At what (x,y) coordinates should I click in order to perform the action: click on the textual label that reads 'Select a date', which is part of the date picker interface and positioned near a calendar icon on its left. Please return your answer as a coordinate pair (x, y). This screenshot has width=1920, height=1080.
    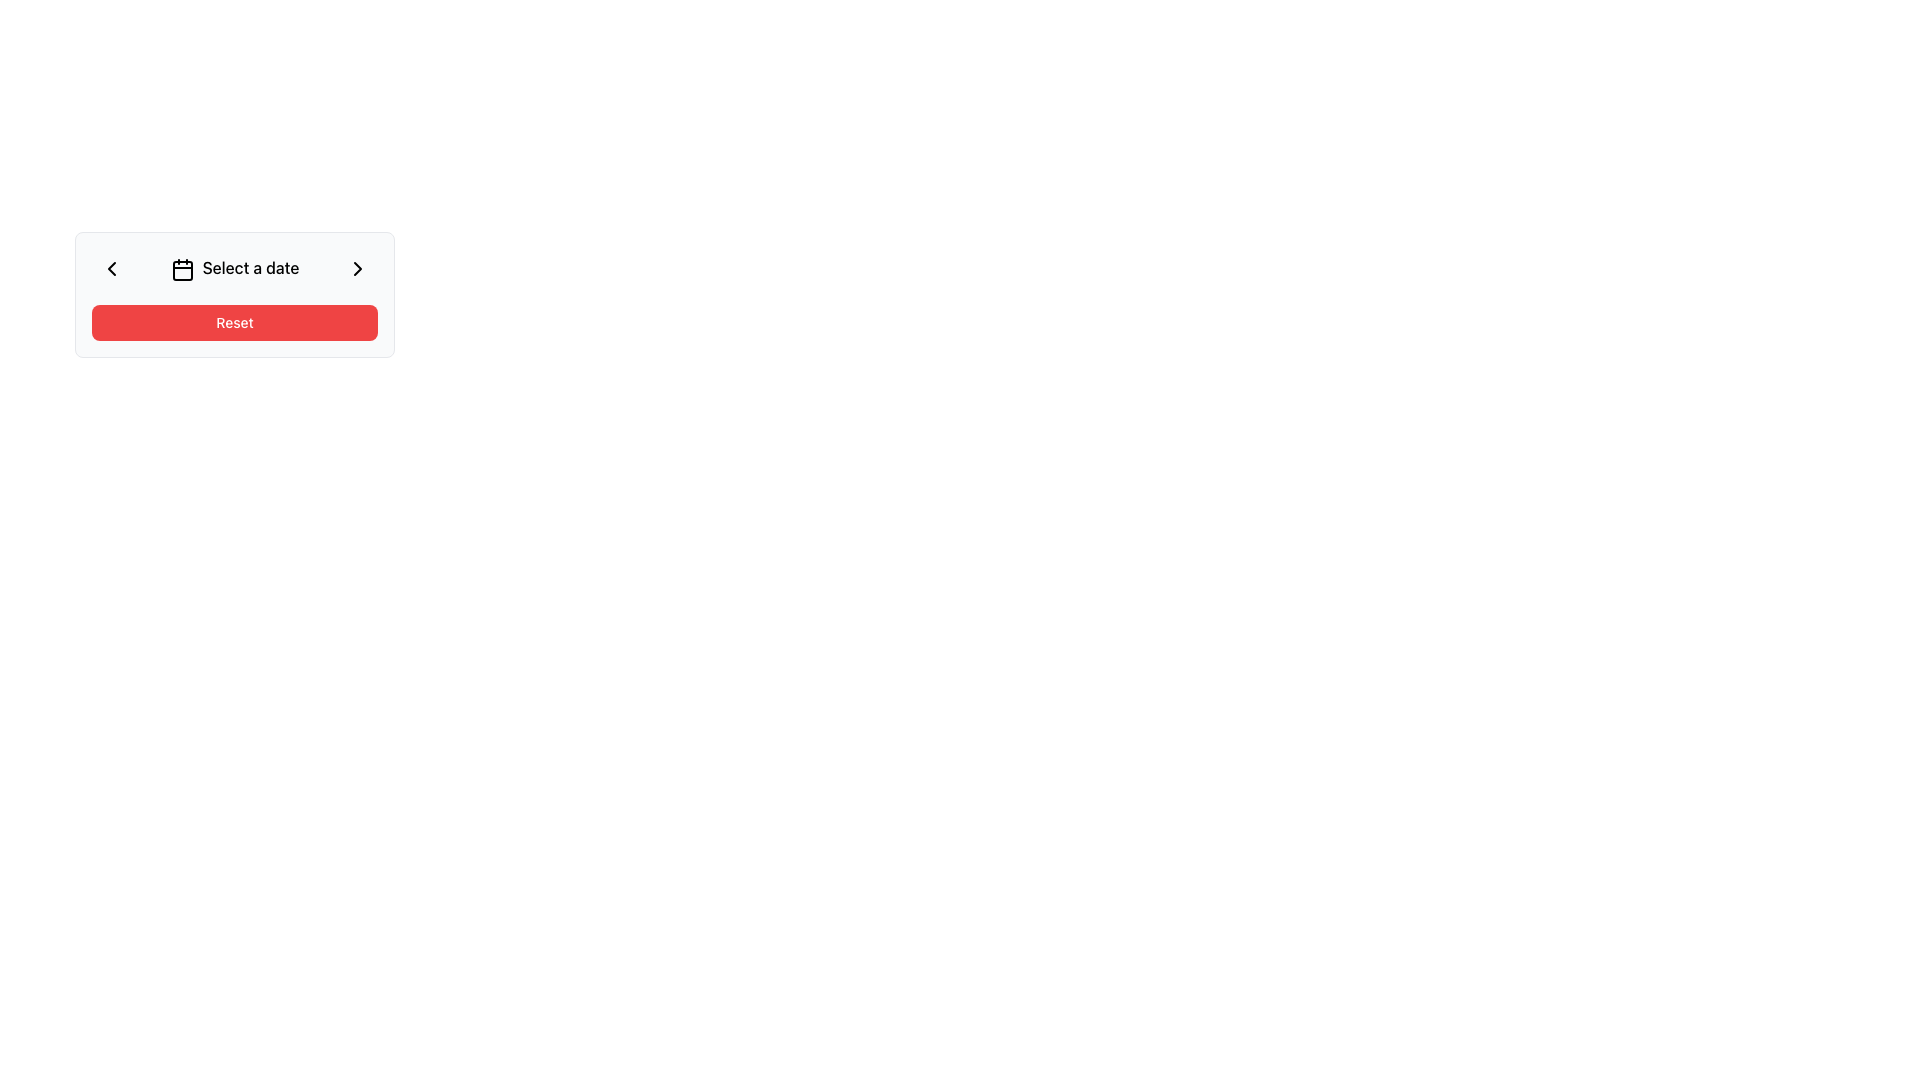
    Looking at the image, I should click on (249, 267).